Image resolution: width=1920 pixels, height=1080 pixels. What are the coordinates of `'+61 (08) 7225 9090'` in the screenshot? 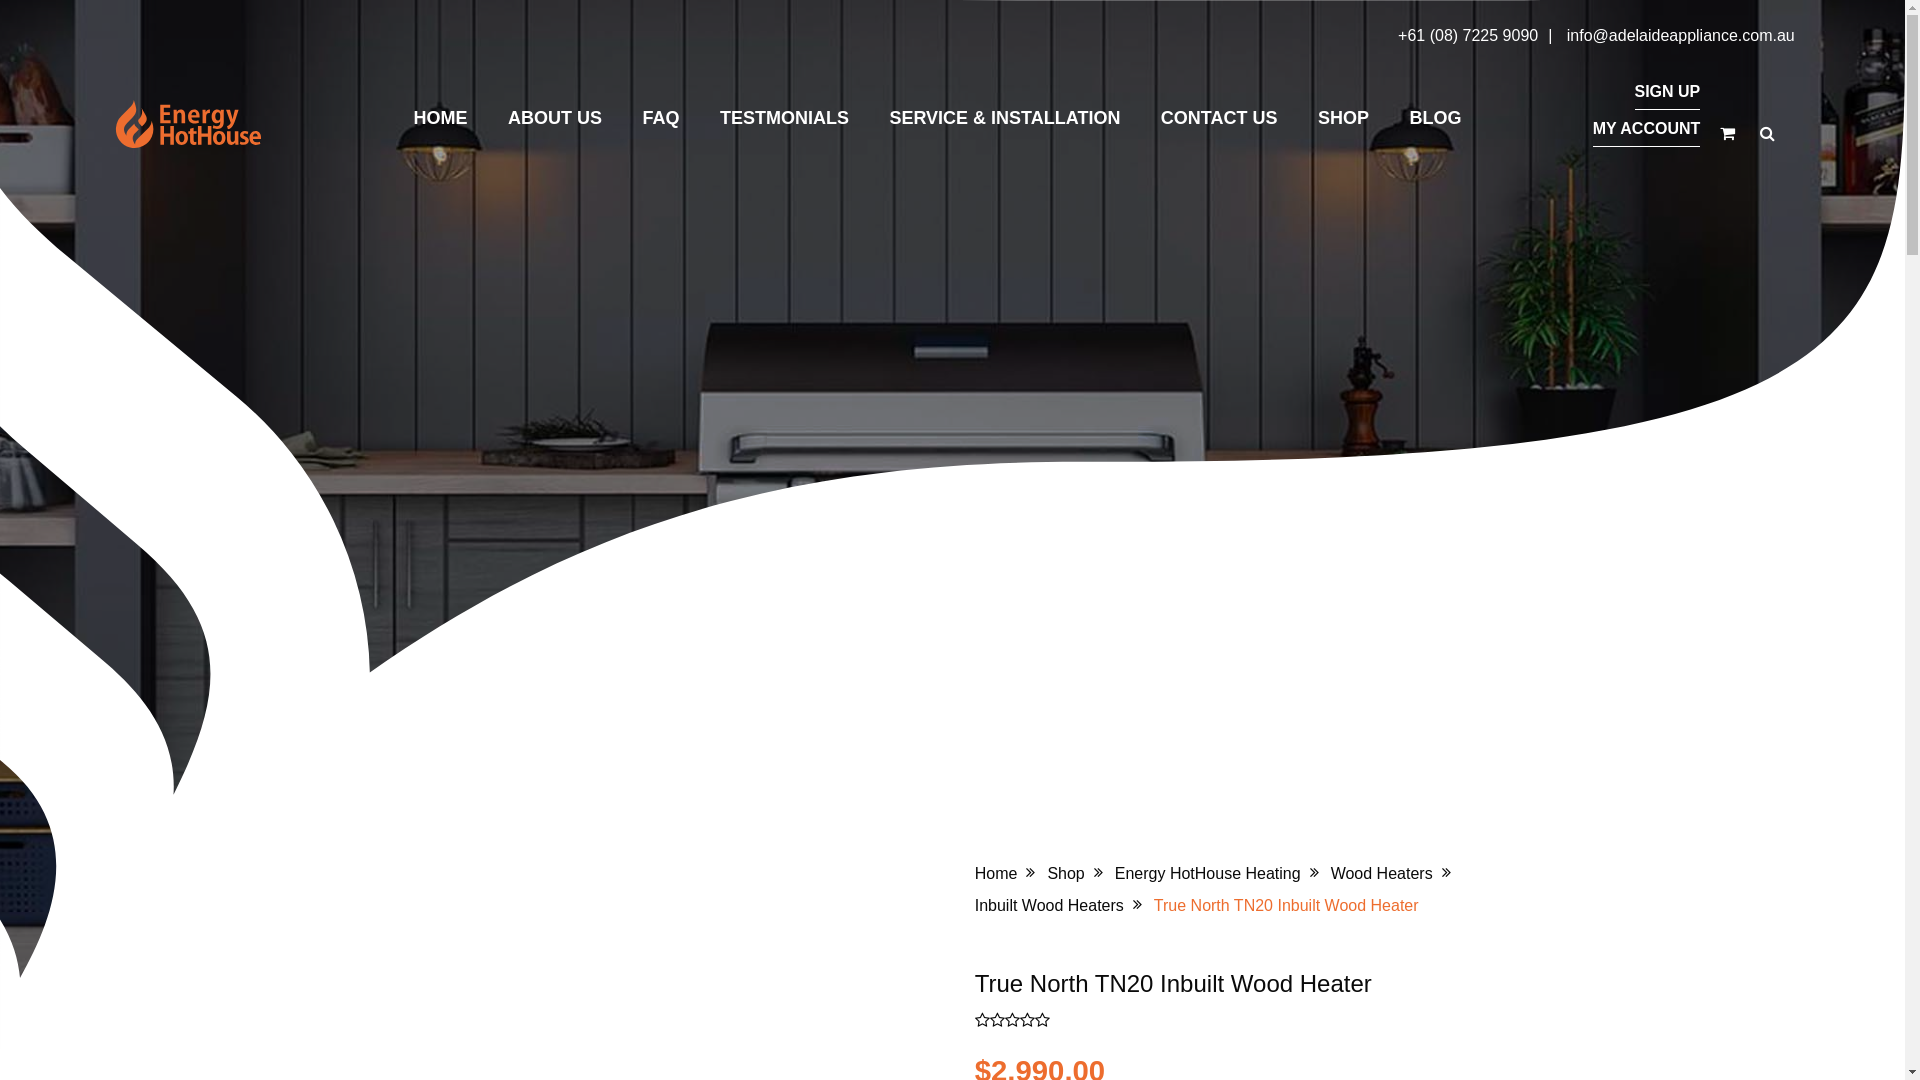 It's located at (1468, 35).